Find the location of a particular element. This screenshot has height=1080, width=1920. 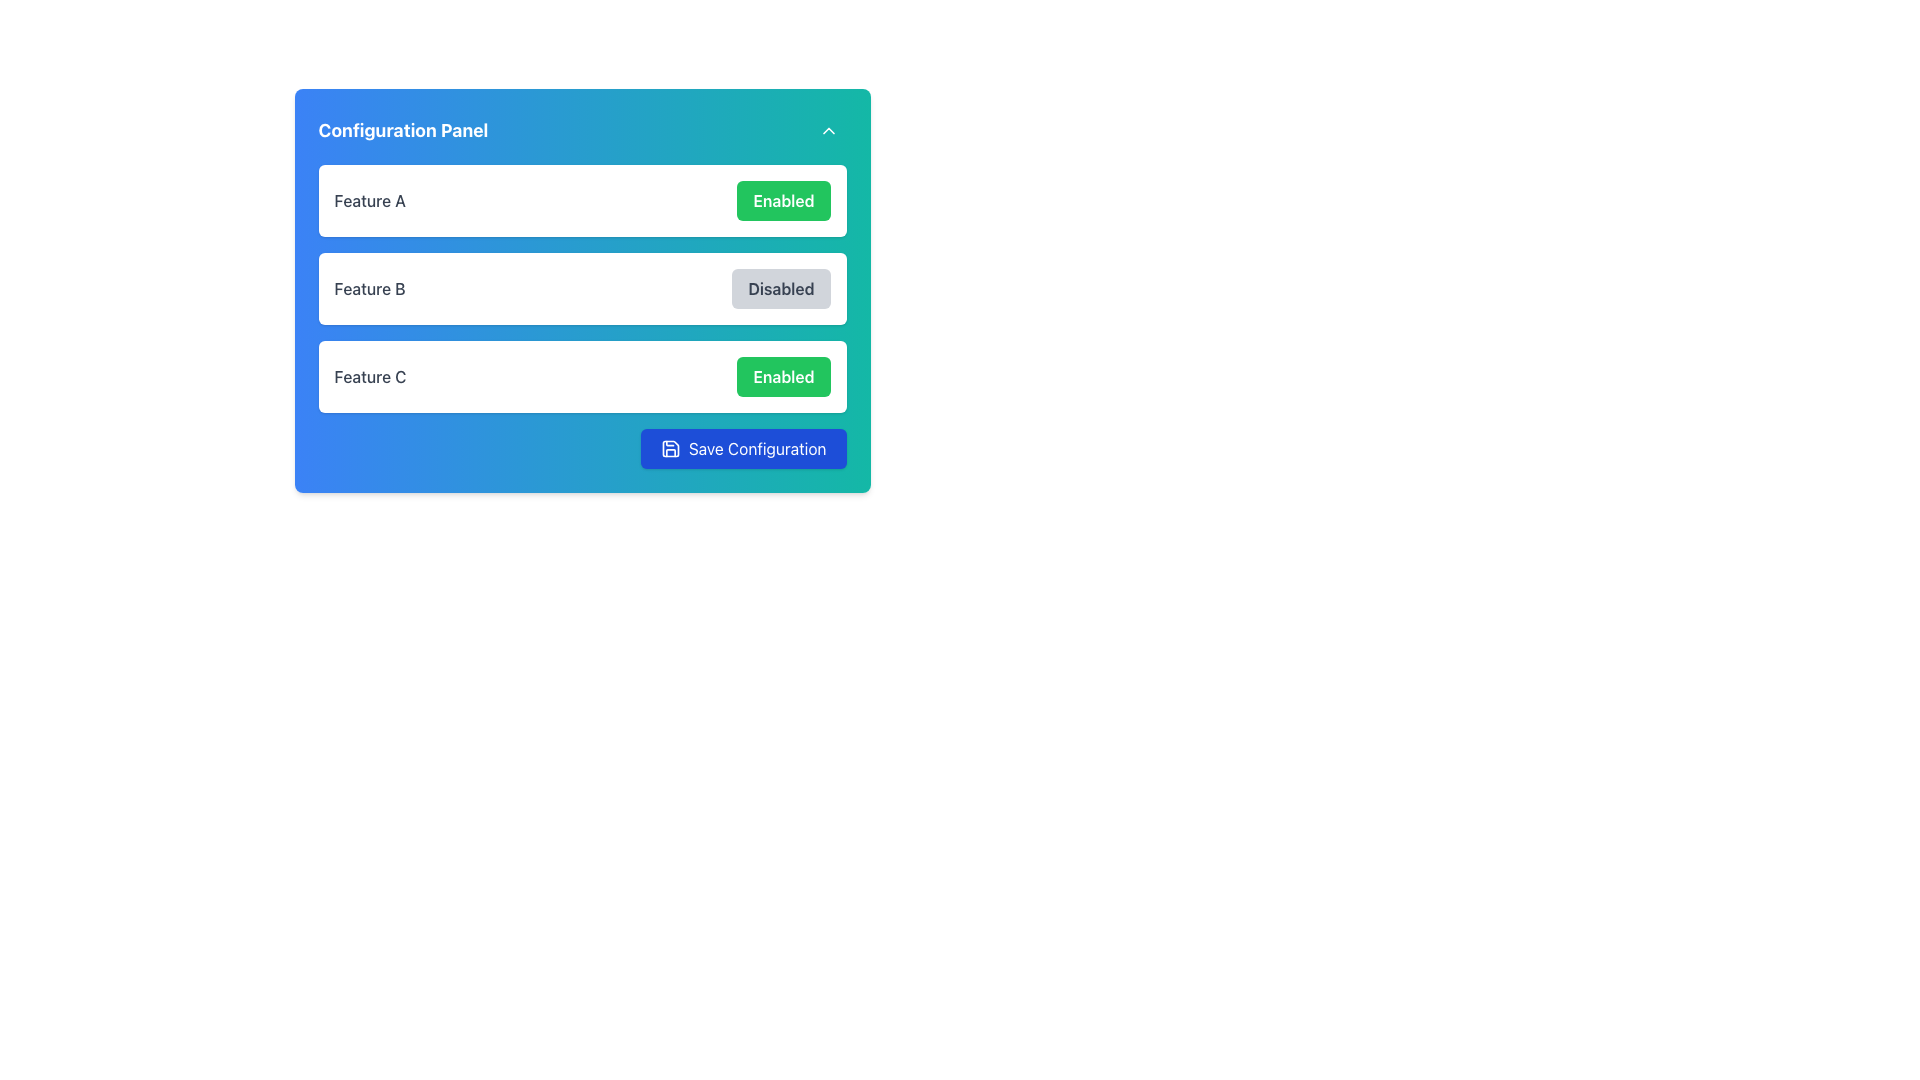

the 'Save Configuration' button that contains the SVG Icon aligned to the left of the text is located at coordinates (670, 447).